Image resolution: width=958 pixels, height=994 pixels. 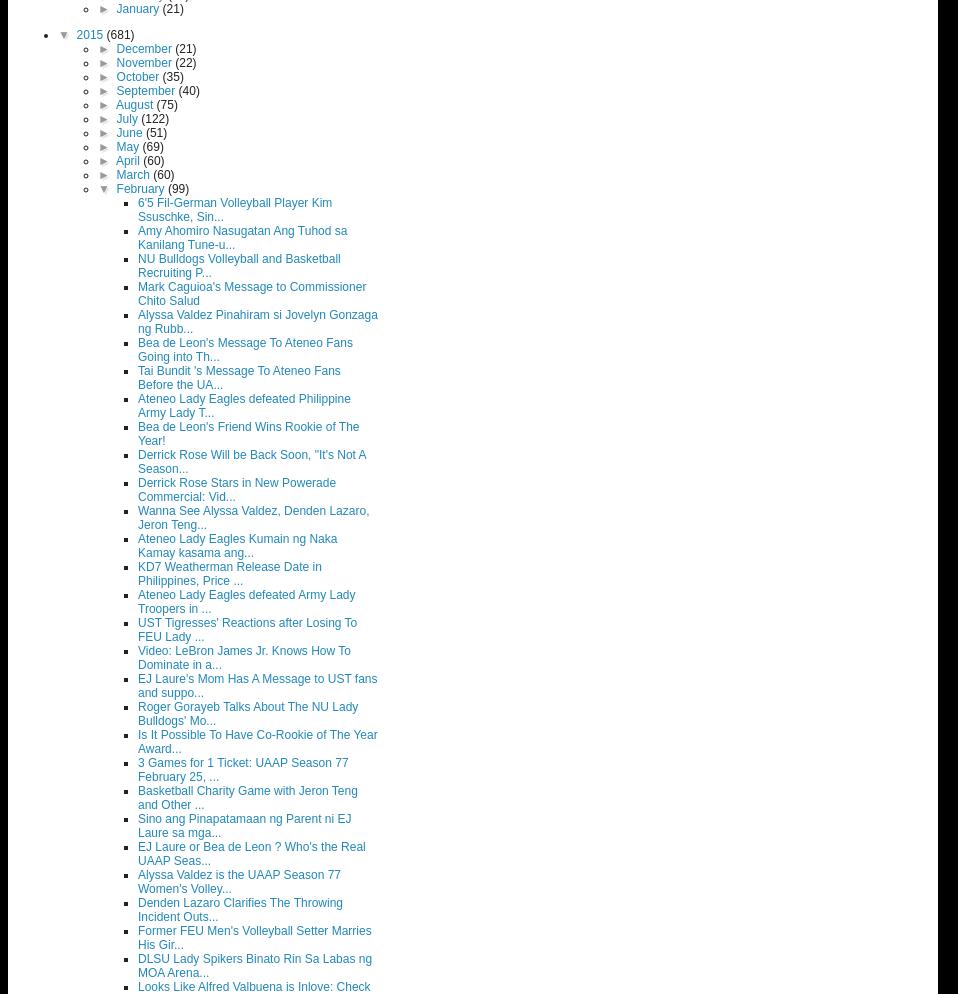 What do you see at coordinates (138, 797) in the screenshot?
I see `'Basketball Charity Game with Jeron Teng and Other ...'` at bounding box center [138, 797].